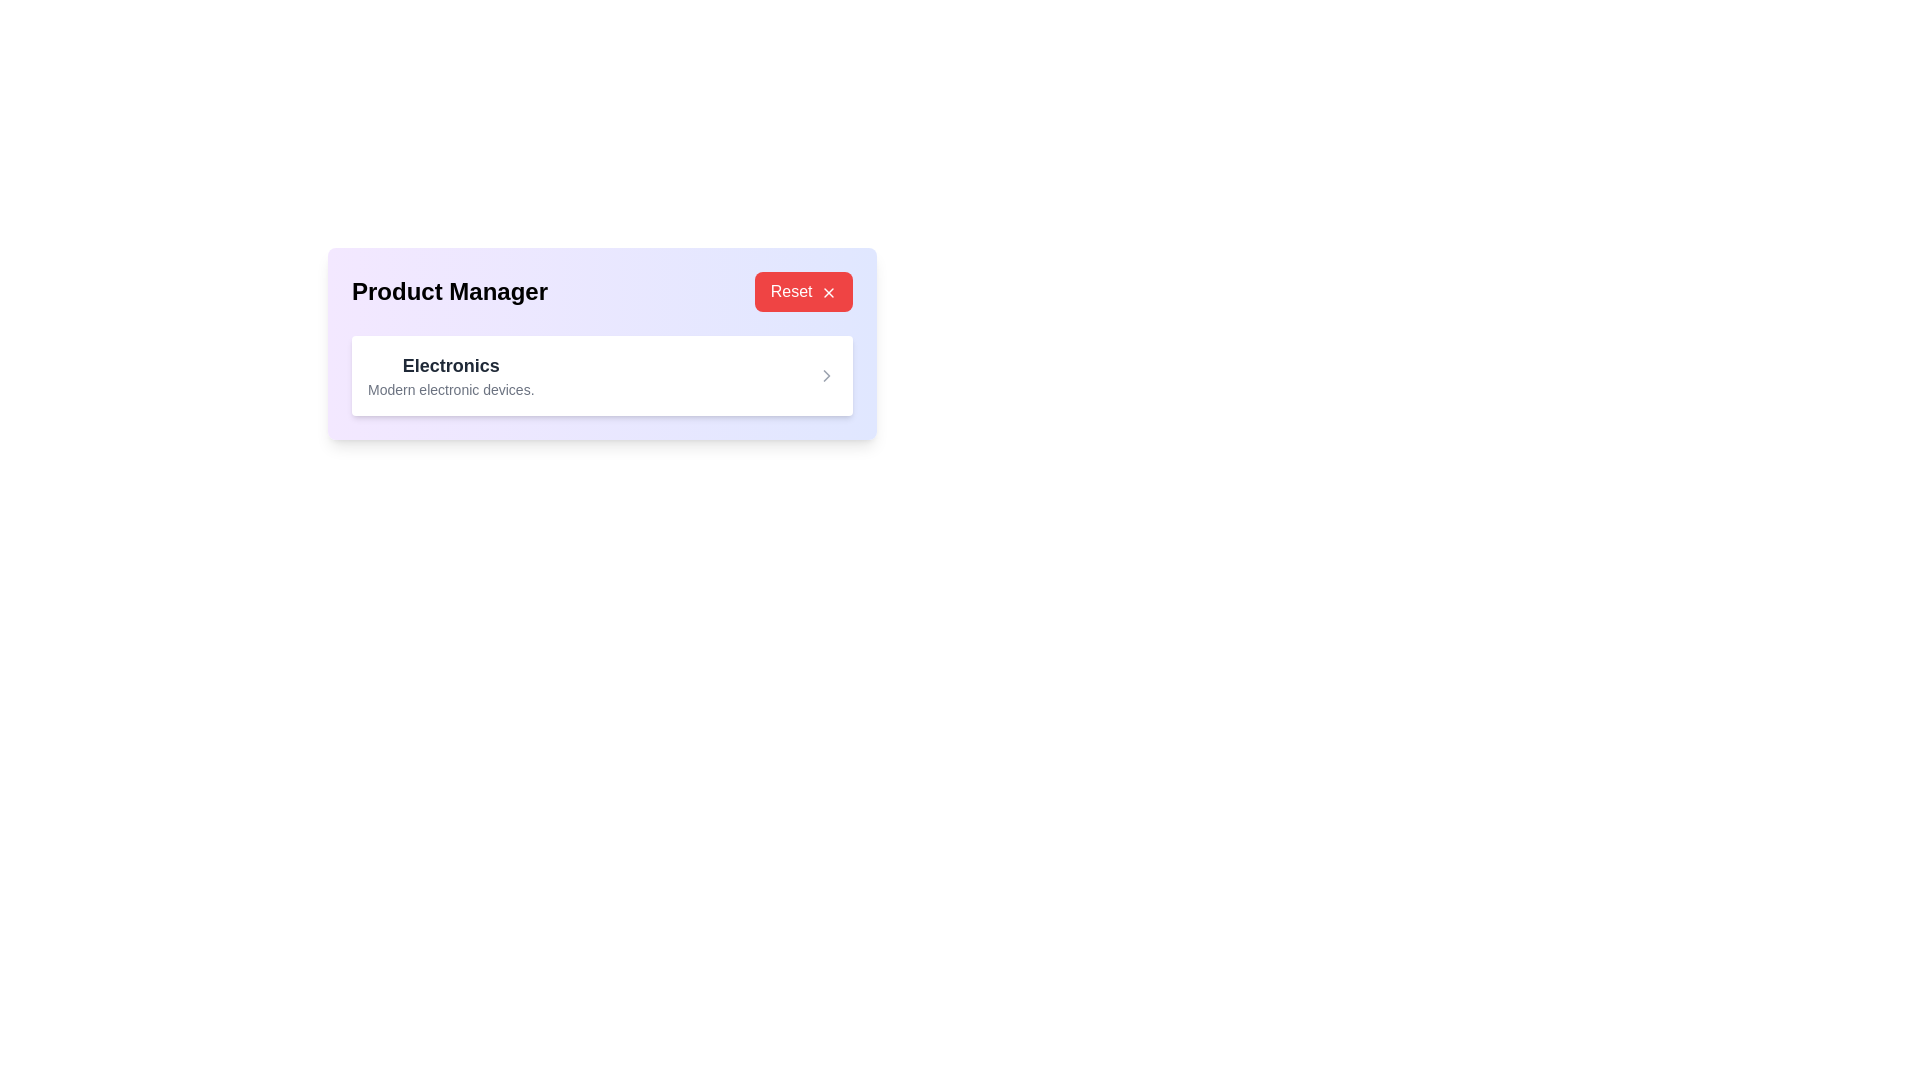 Image resolution: width=1920 pixels, height=1080 pixels. What do you see at coordinates (601, 375) in the screenshot?
I see `the interactive card or list item for 'Electronics'` at bounding box center [601, 375].